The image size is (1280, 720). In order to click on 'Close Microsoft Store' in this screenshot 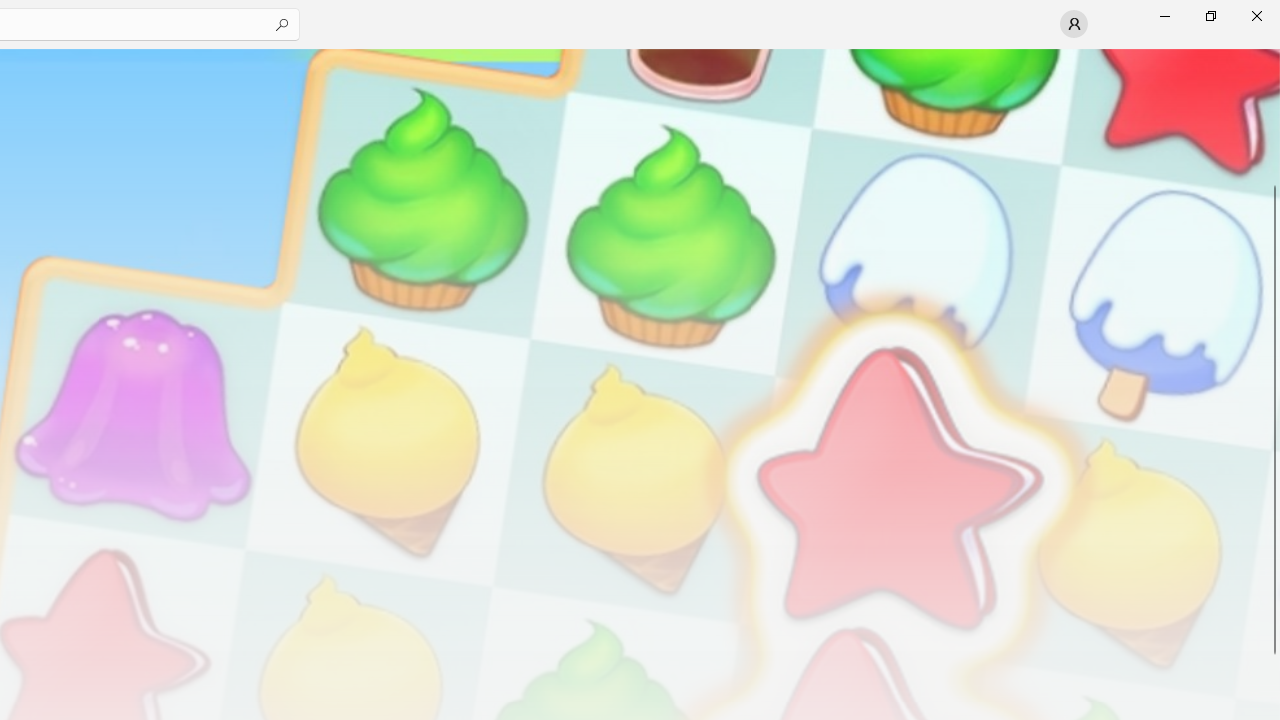, I will do `click(1255, 15)`.